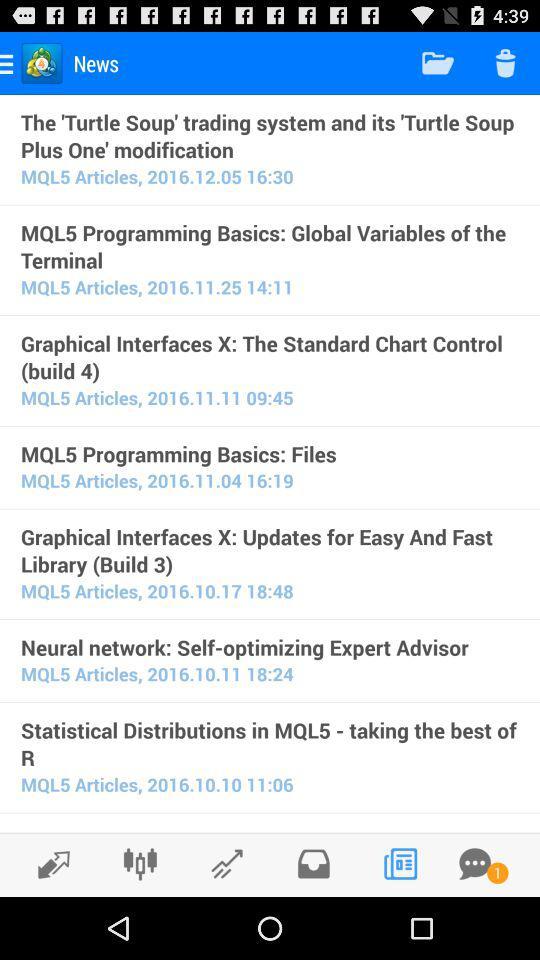 The image size is (540, 960). Describe the element at coordinates (474, 863) in the screenshot. I see `chat option` at that location.